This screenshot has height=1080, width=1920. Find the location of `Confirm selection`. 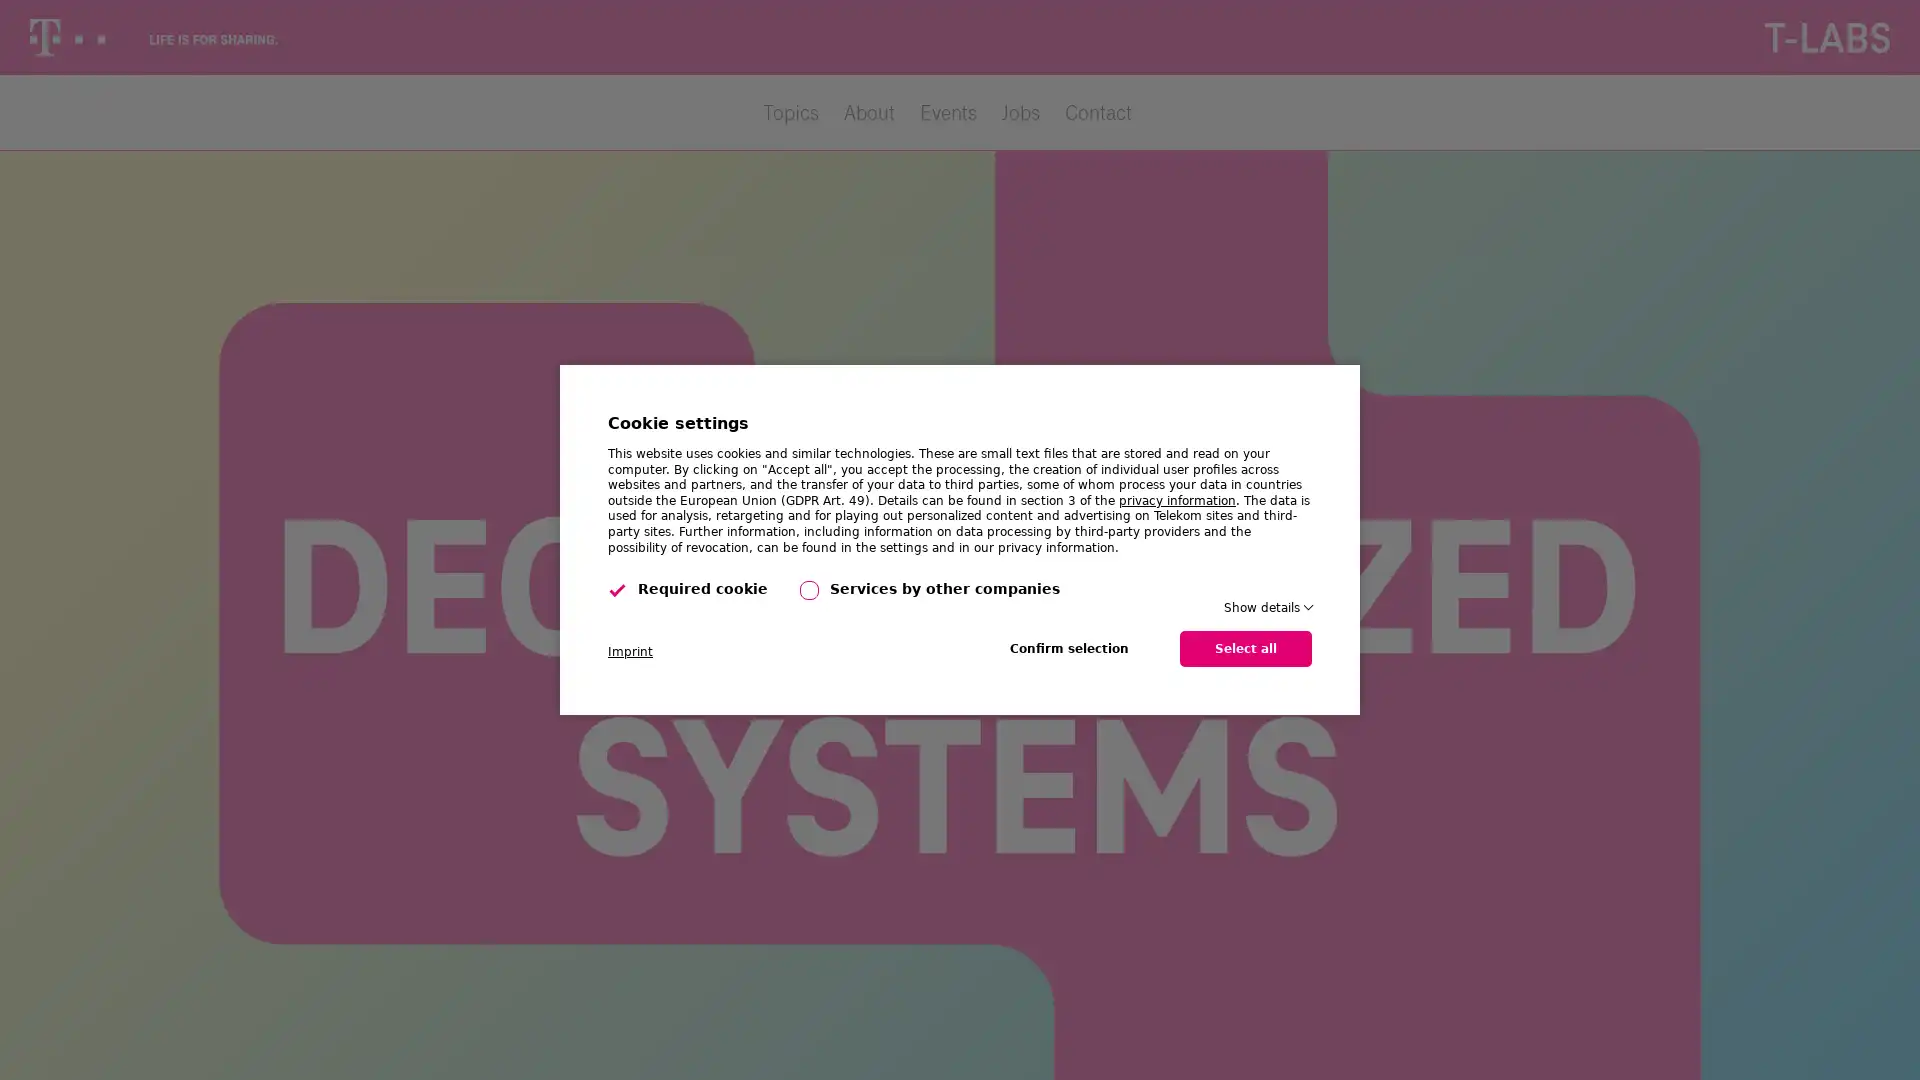

Confirm selection is located at coordinates (1068, 648).